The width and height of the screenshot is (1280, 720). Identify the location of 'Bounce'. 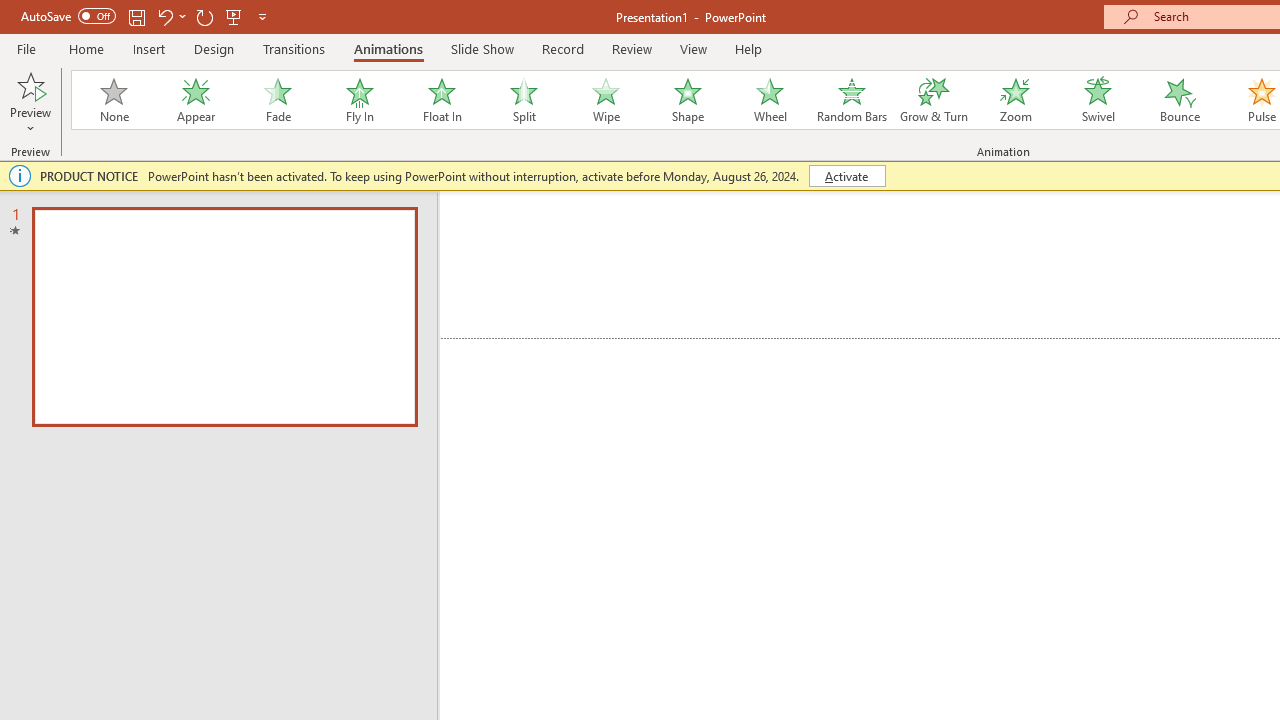
(1180, 100).